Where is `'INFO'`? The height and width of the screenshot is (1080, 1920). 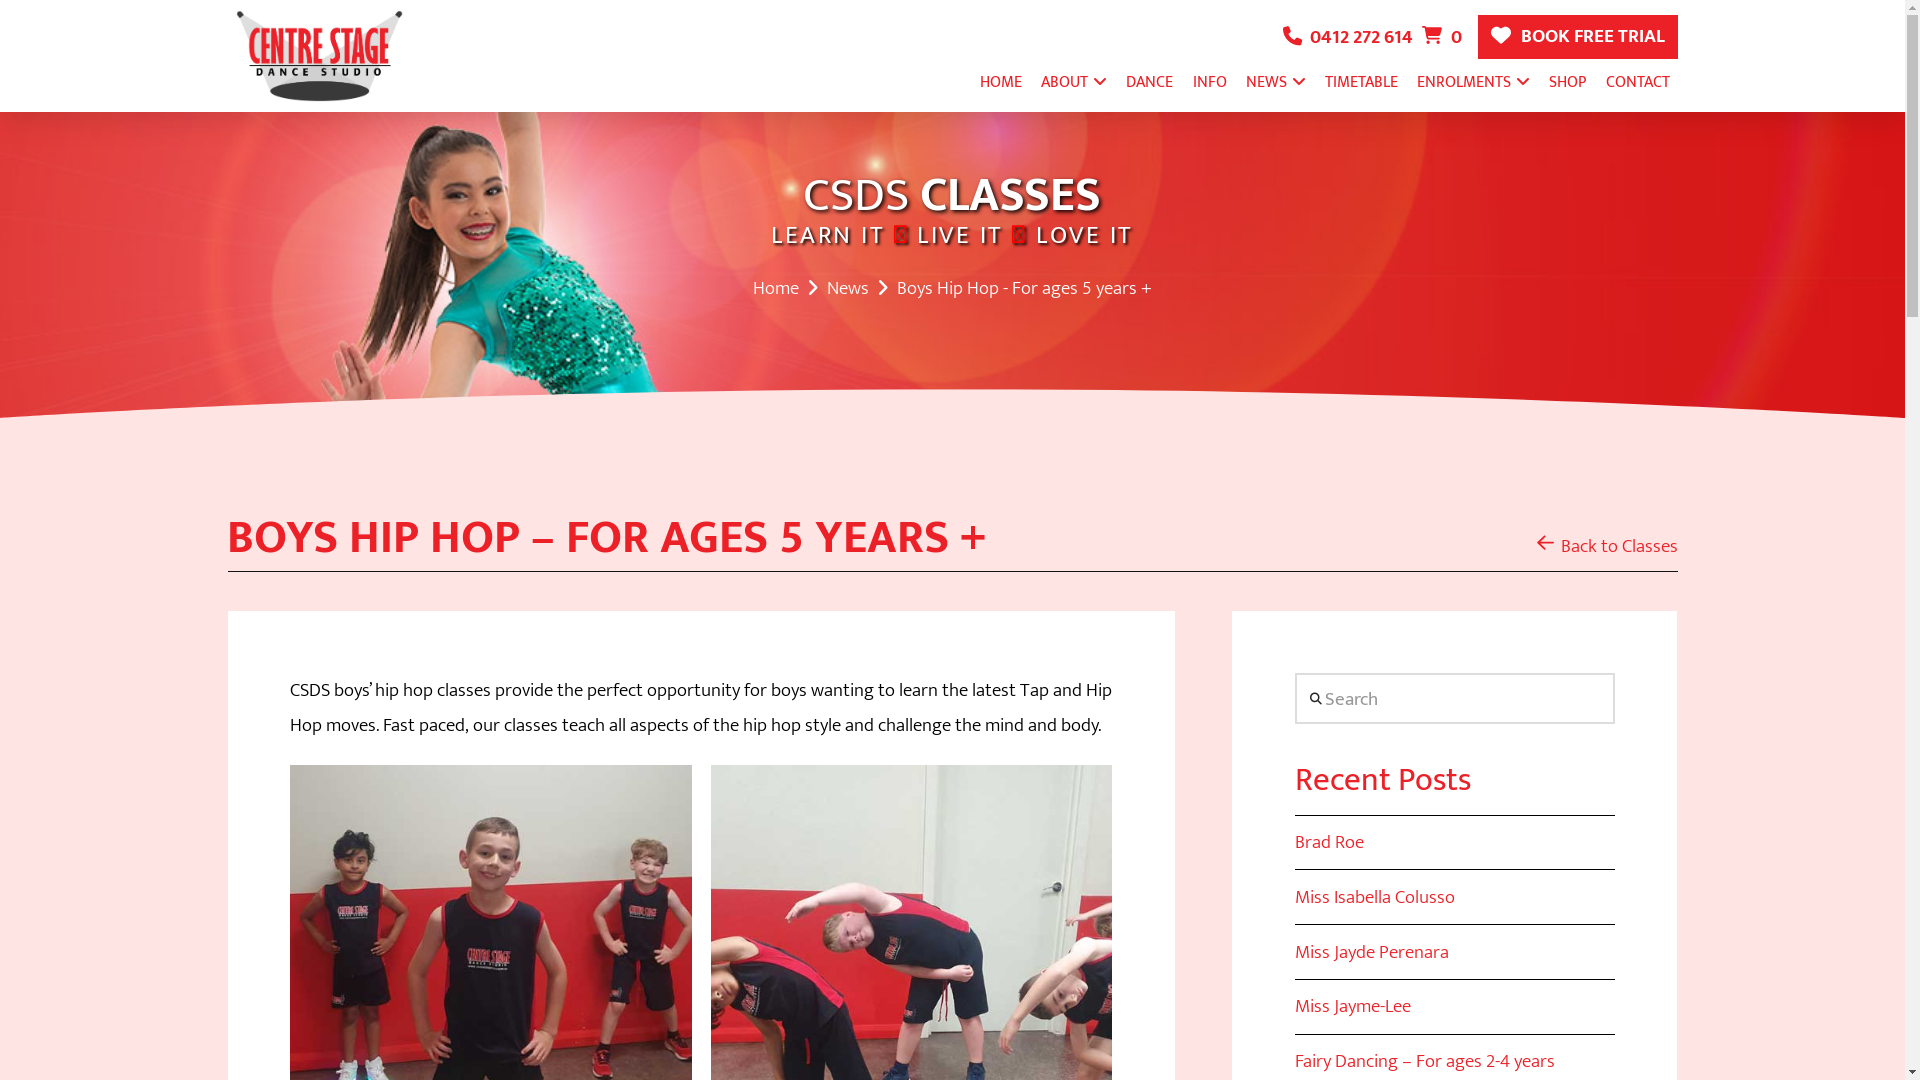 'INFO' is located at coordinates (1208, 80).